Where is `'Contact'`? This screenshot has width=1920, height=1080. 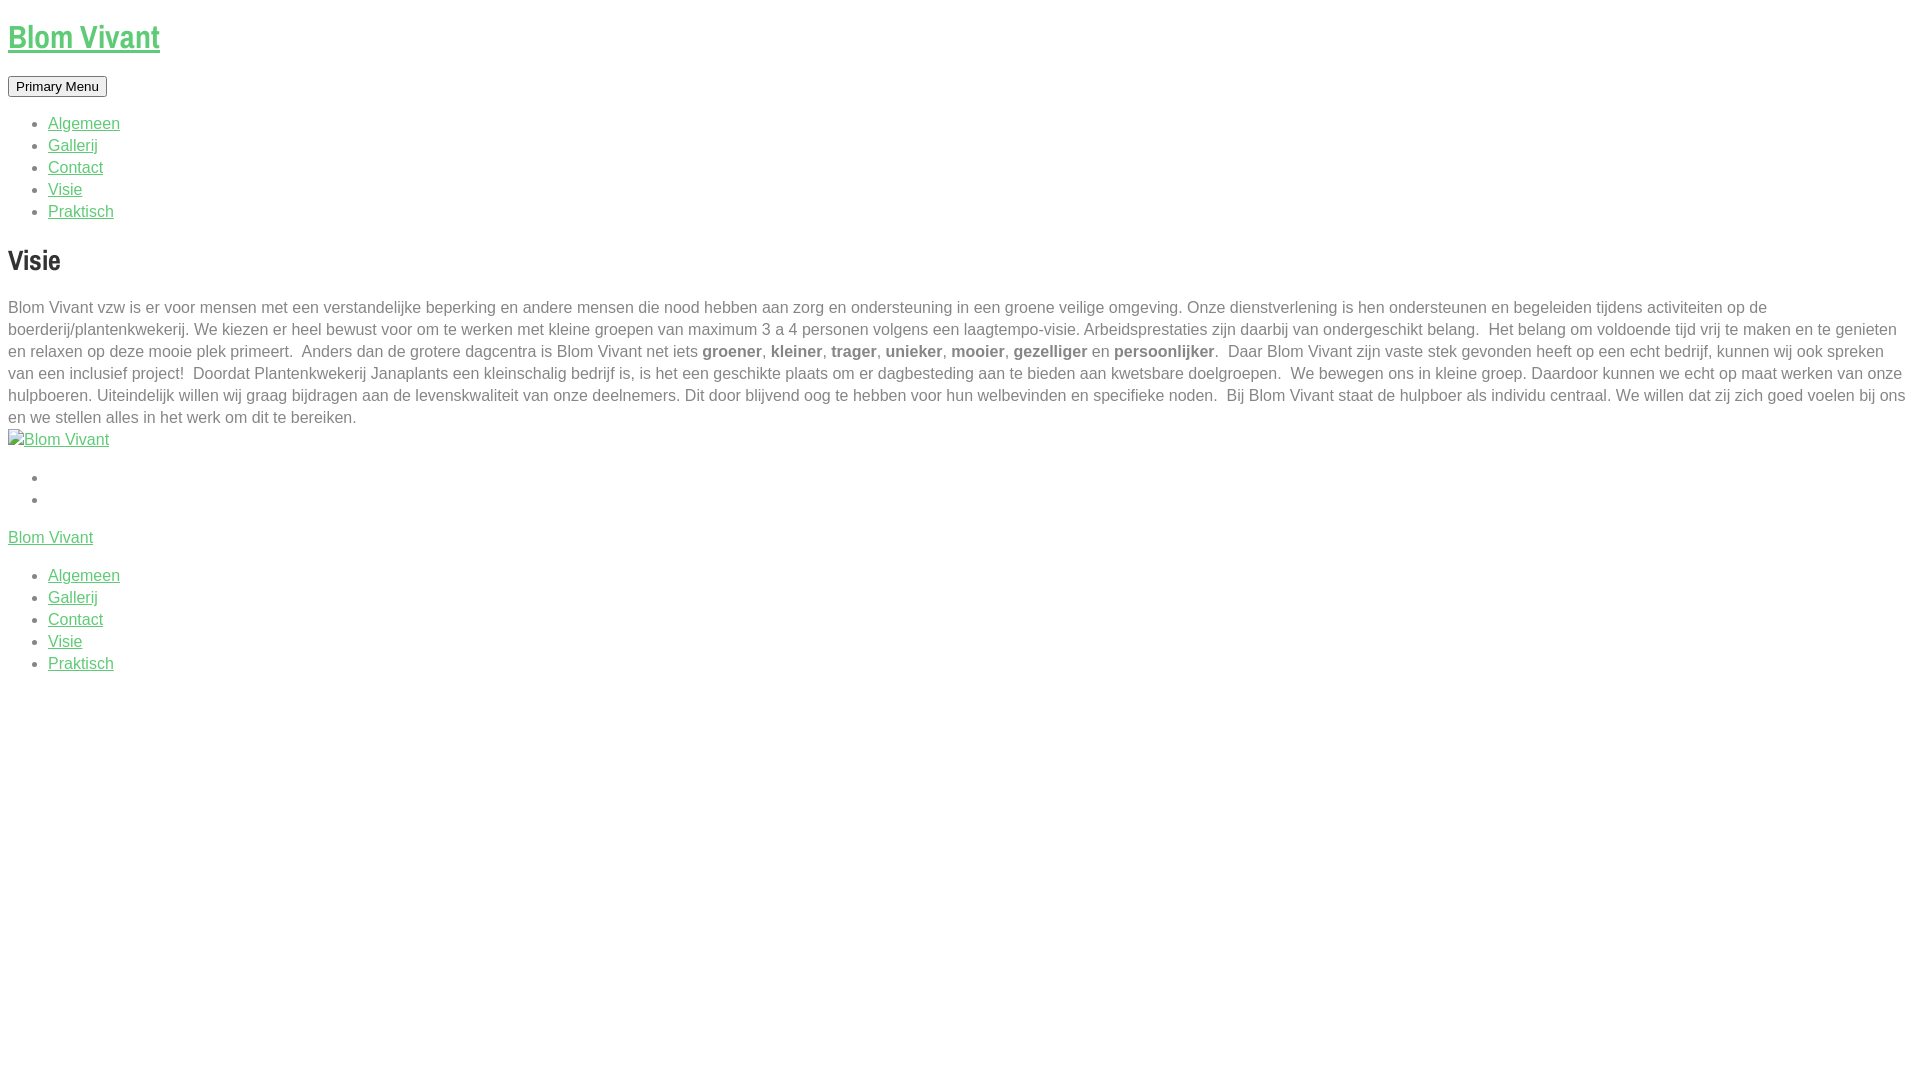 'Contact' is located at coordinates (75, 166).